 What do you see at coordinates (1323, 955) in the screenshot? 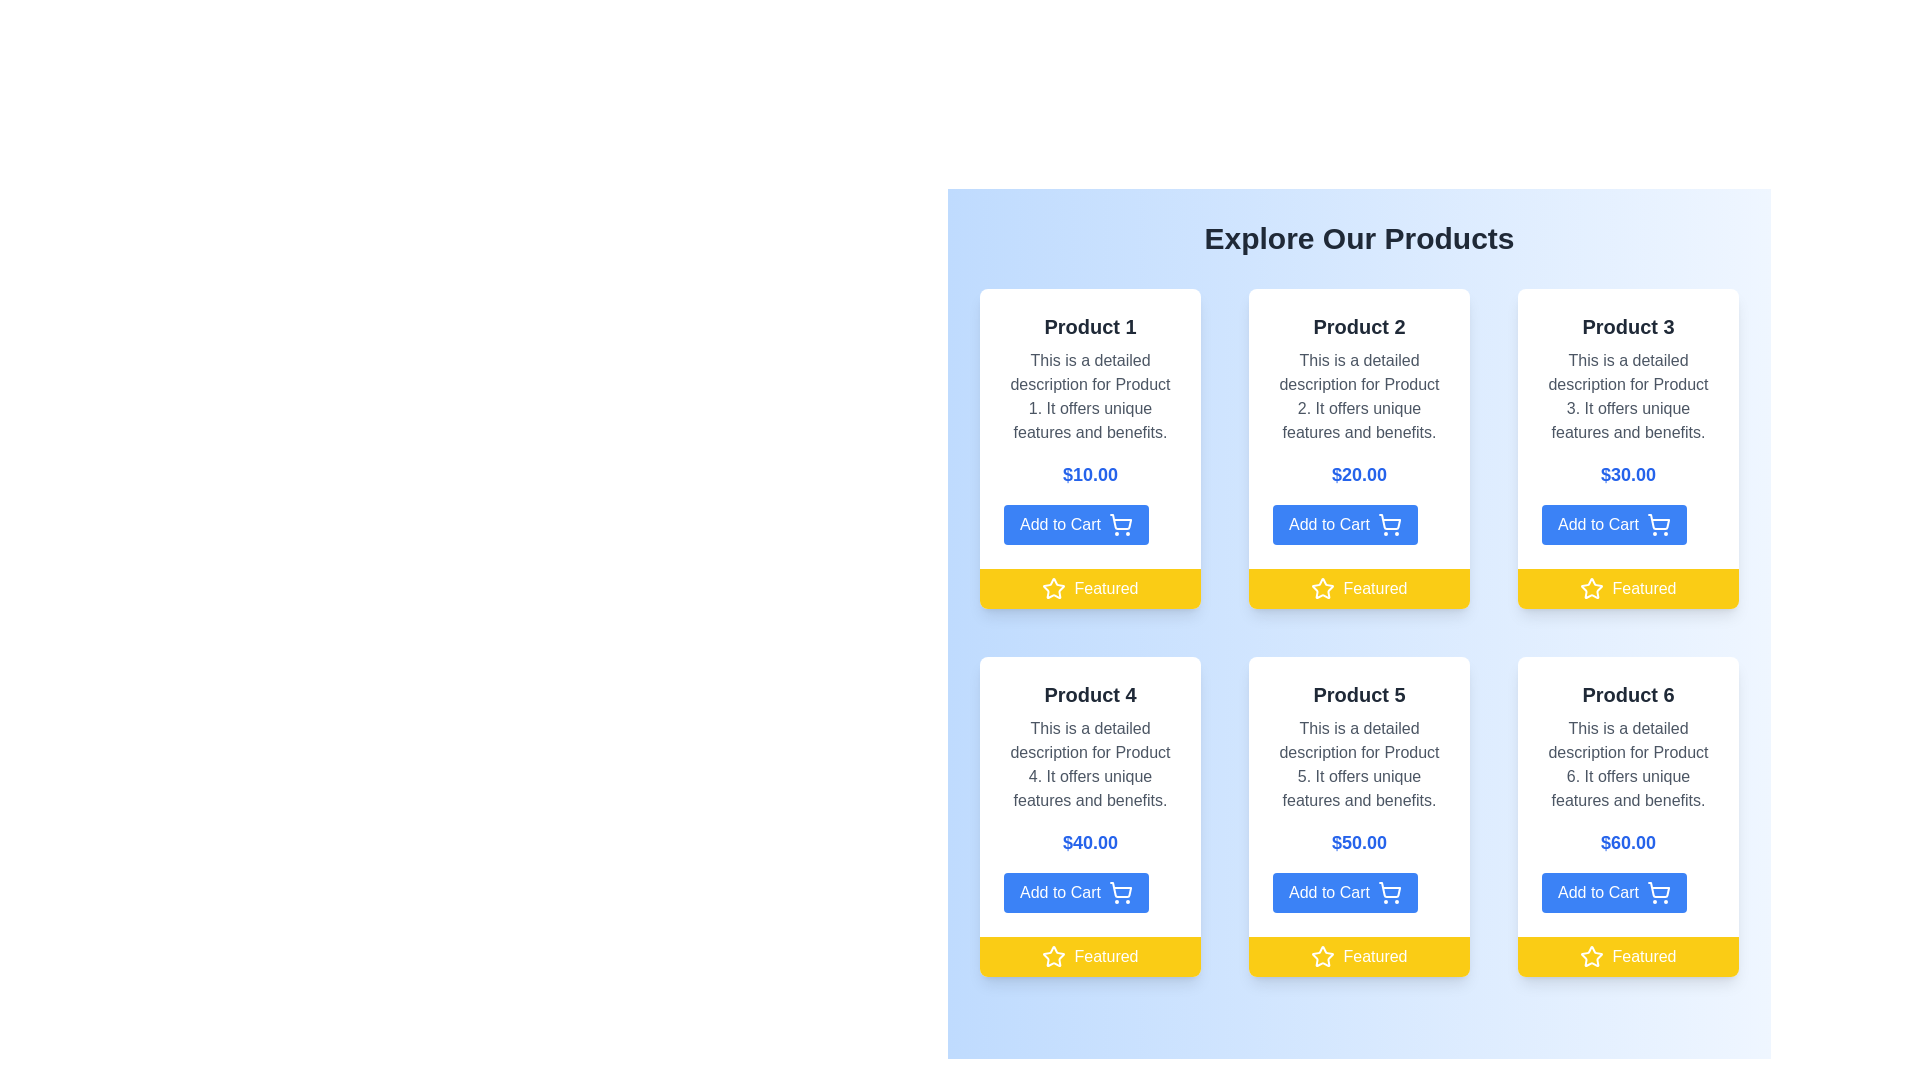
I see `the featured icon located below the Product 5 card in the second row and second column of the grid layout` at bounding box center [1323, 955].